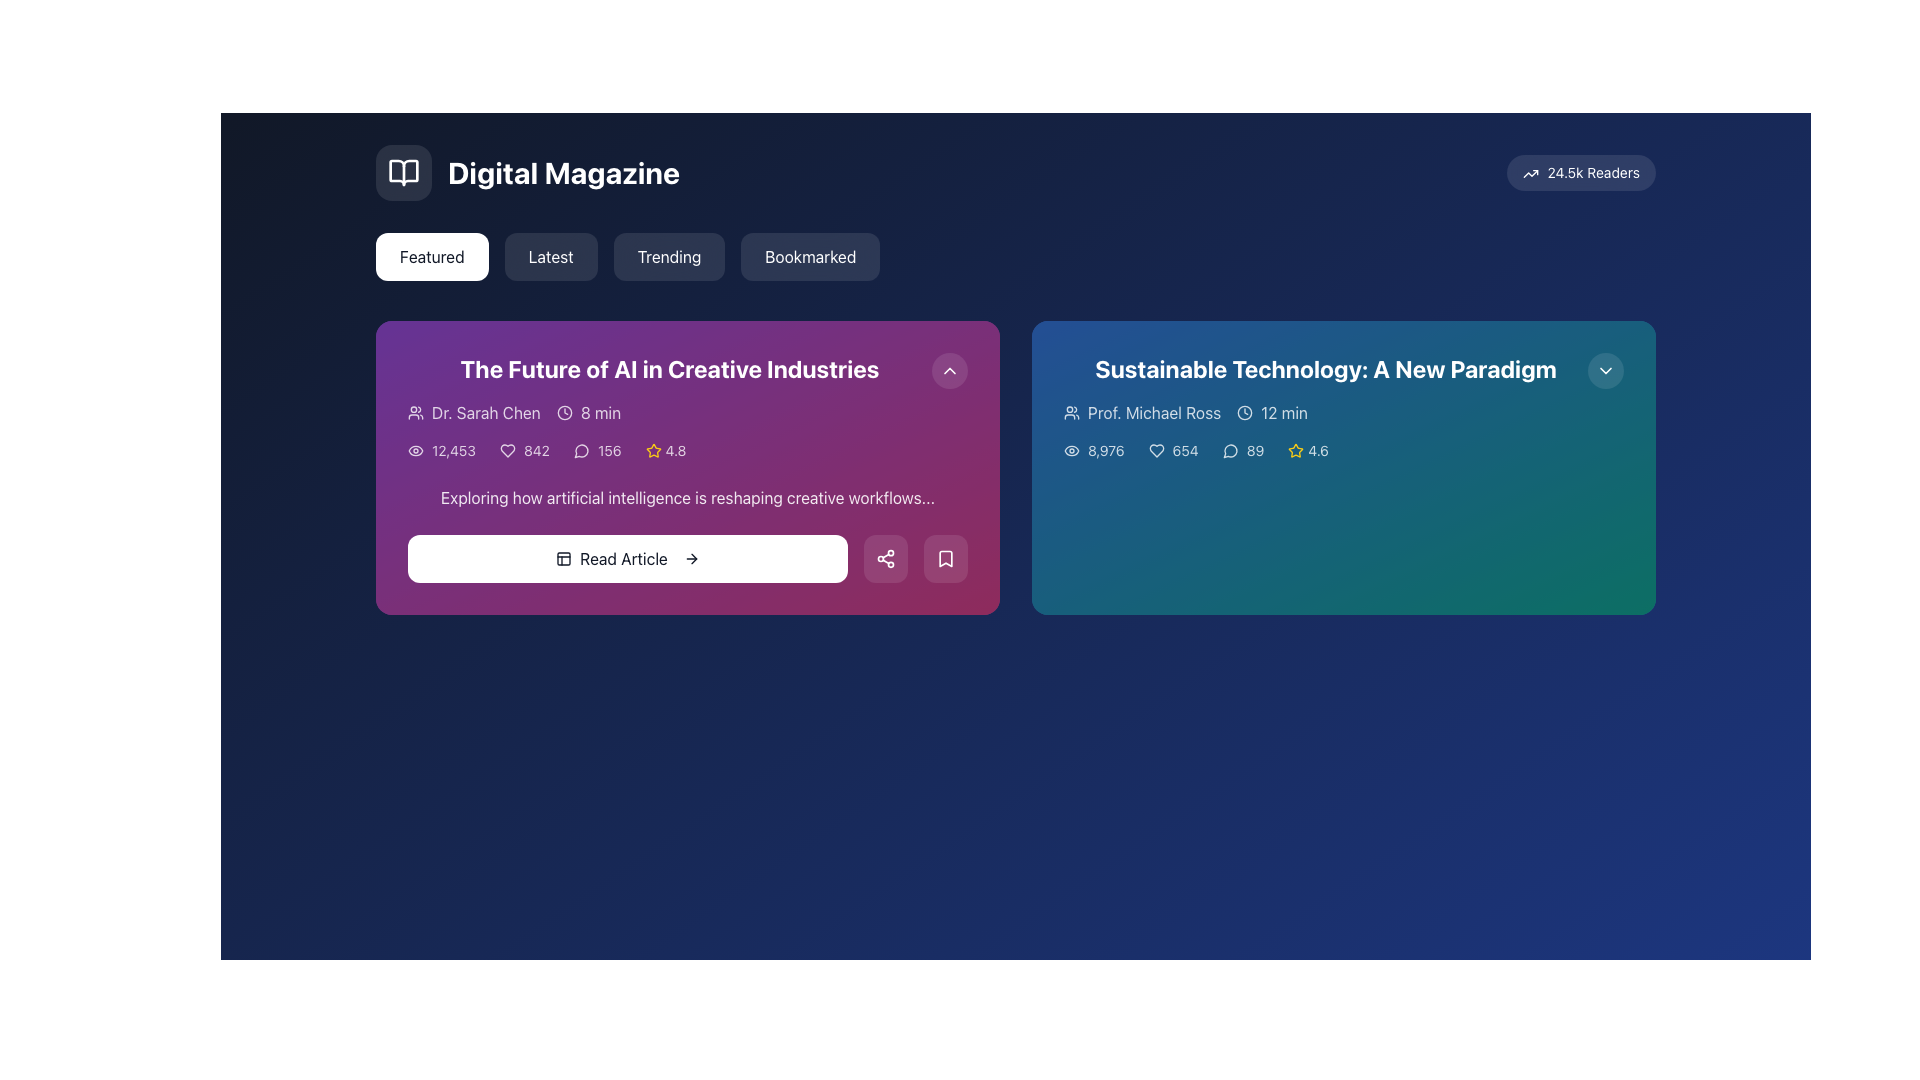 The image size is (1920, 1080). I want to click on the bookmark action icon located at the bottom-right corner of the left purple card for the article 'The Future of AI in Creative Industries', so click(944, 559).